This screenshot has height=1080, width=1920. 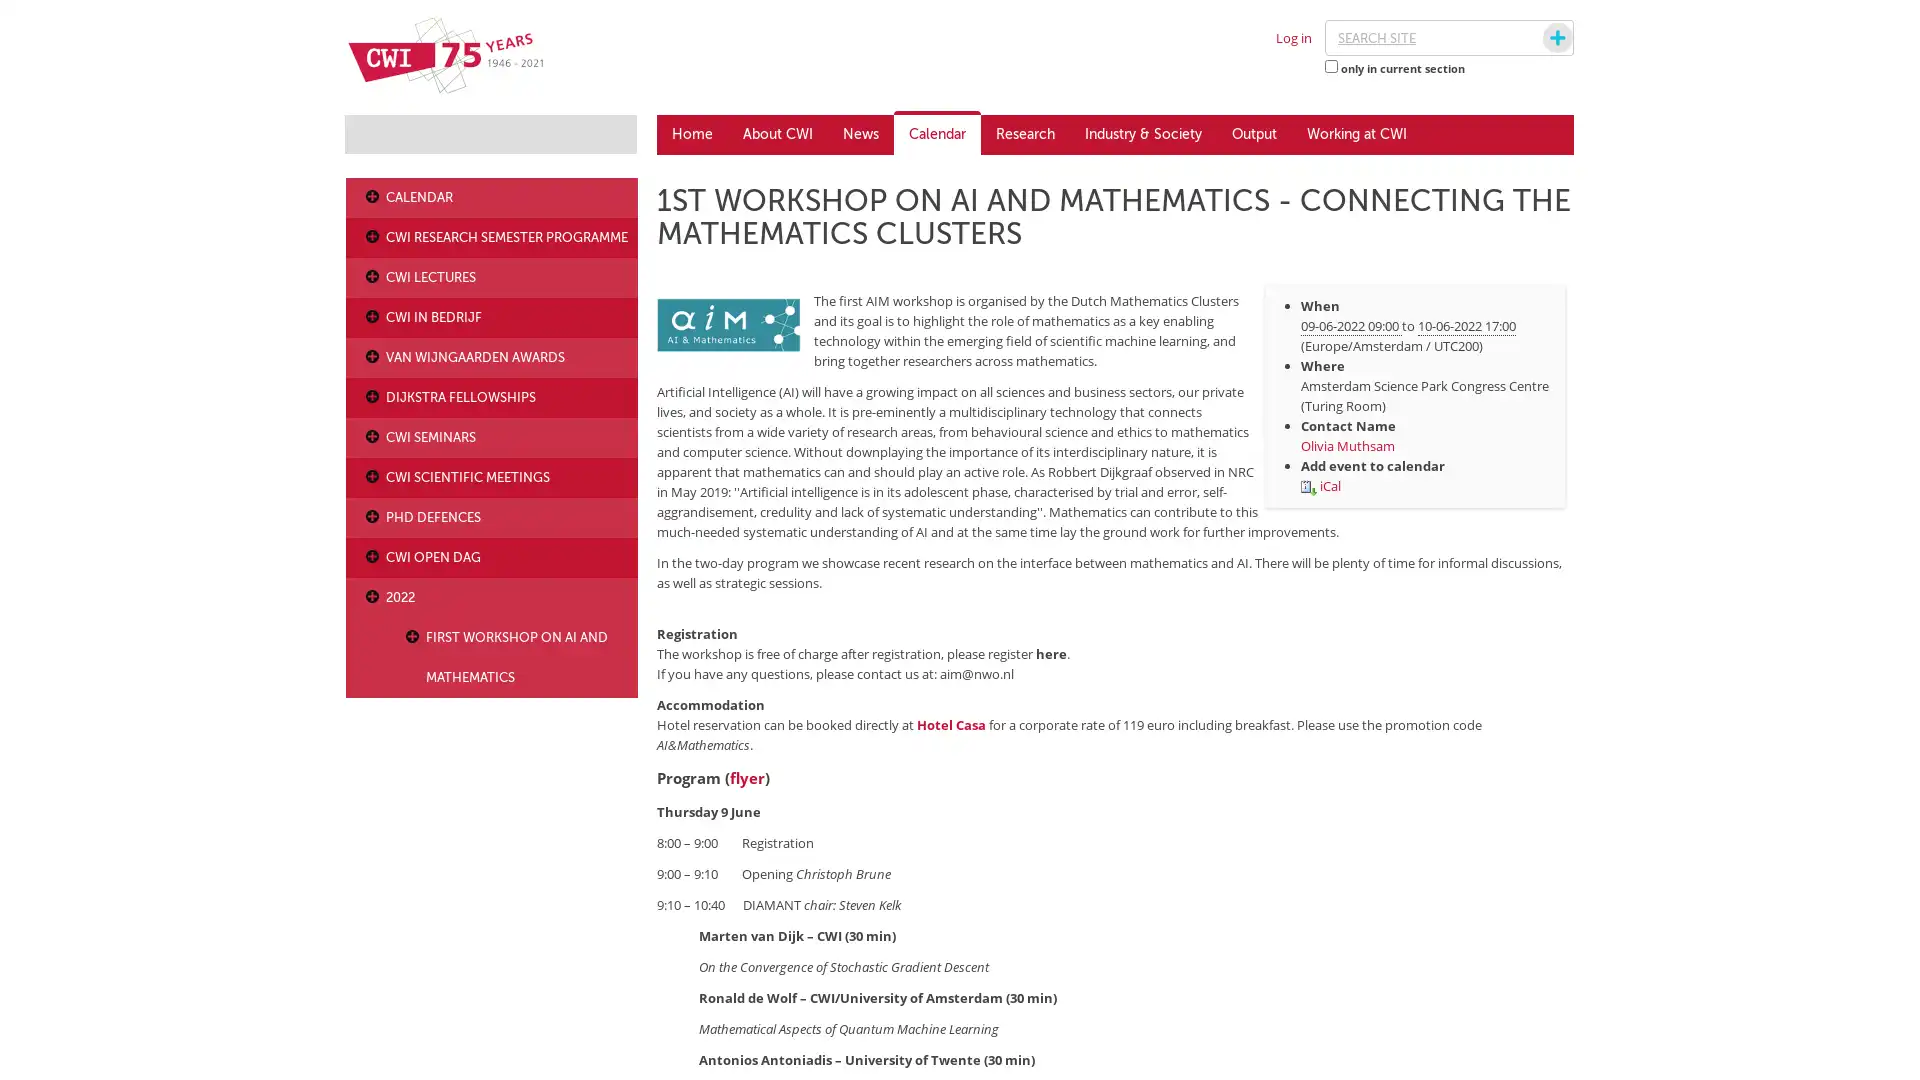 What do you see at coordinates (1538, 38) in the screenshot?
I see `Search` at bounding box center [1538, 38].